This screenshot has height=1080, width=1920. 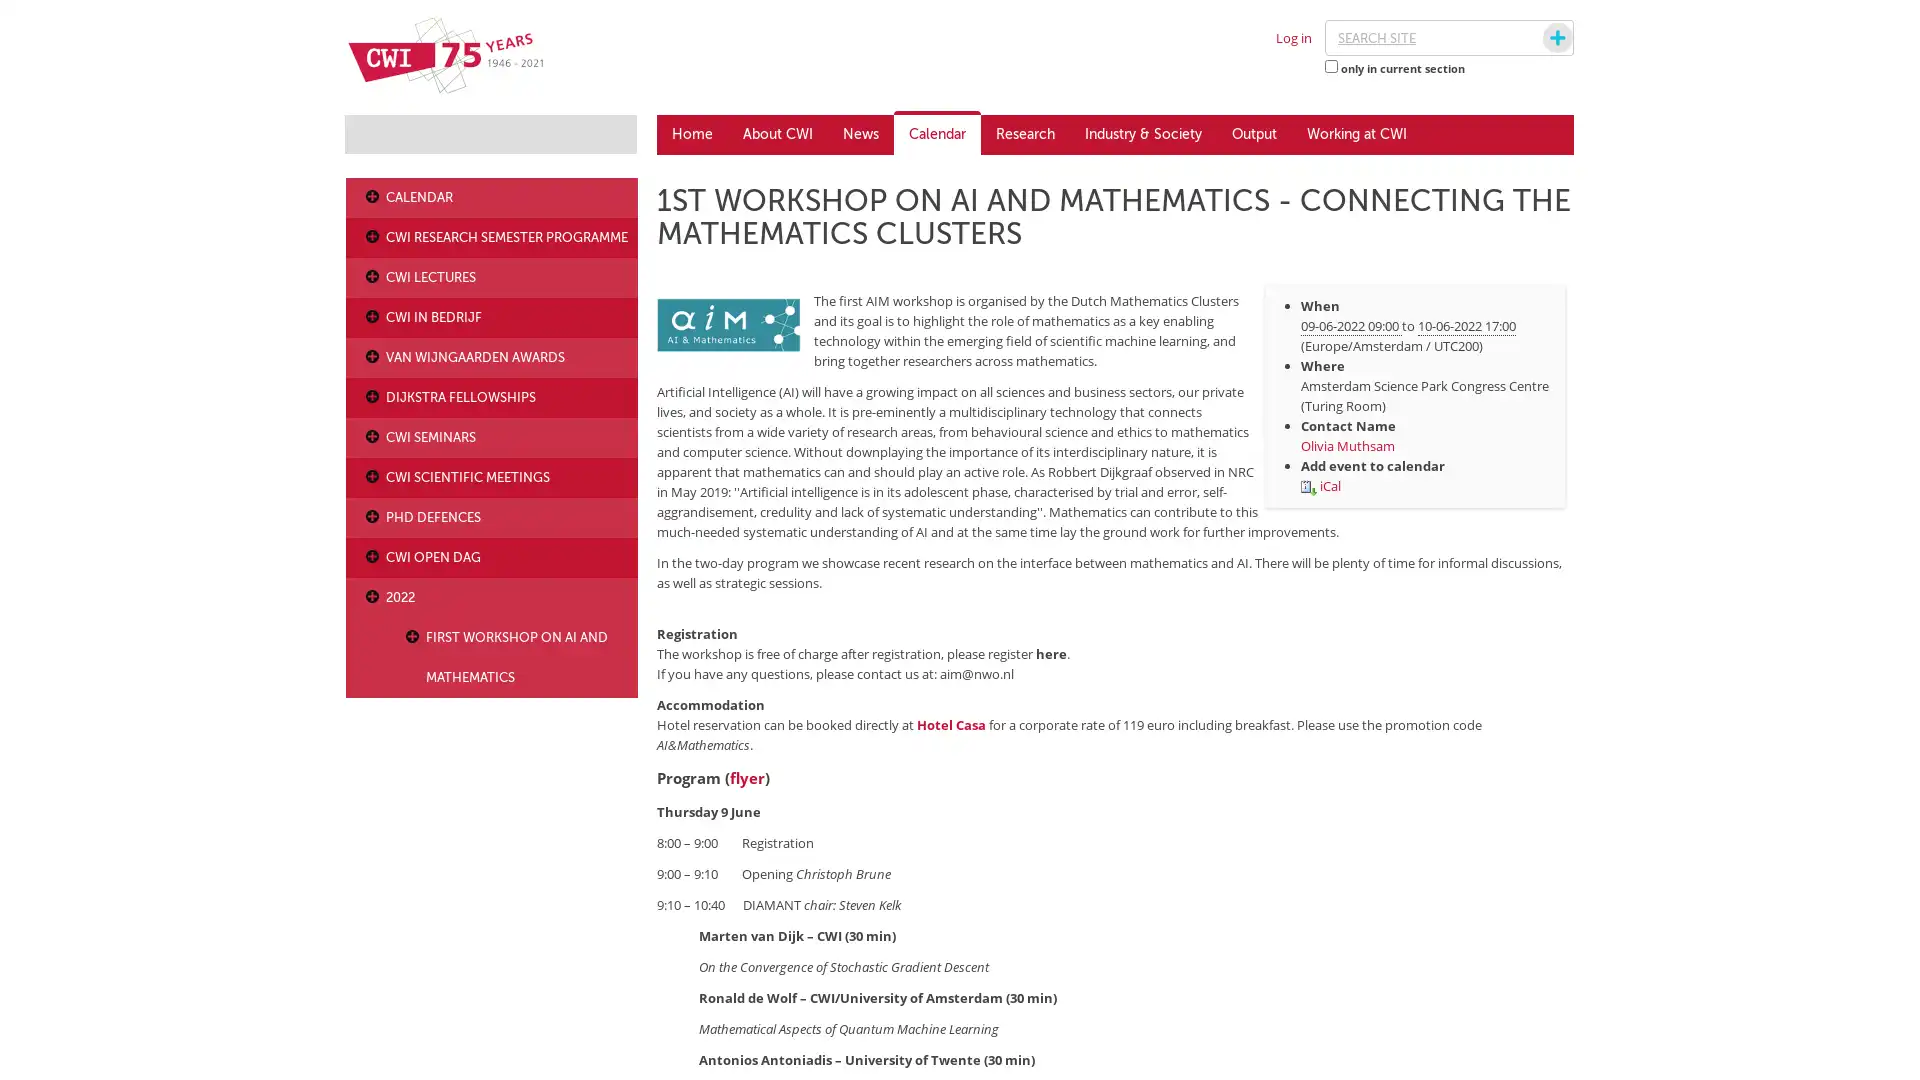 What do you see at coordinates (1538, 38) in the screenshot?
I see `Search` at bounding box center [1538, 38].